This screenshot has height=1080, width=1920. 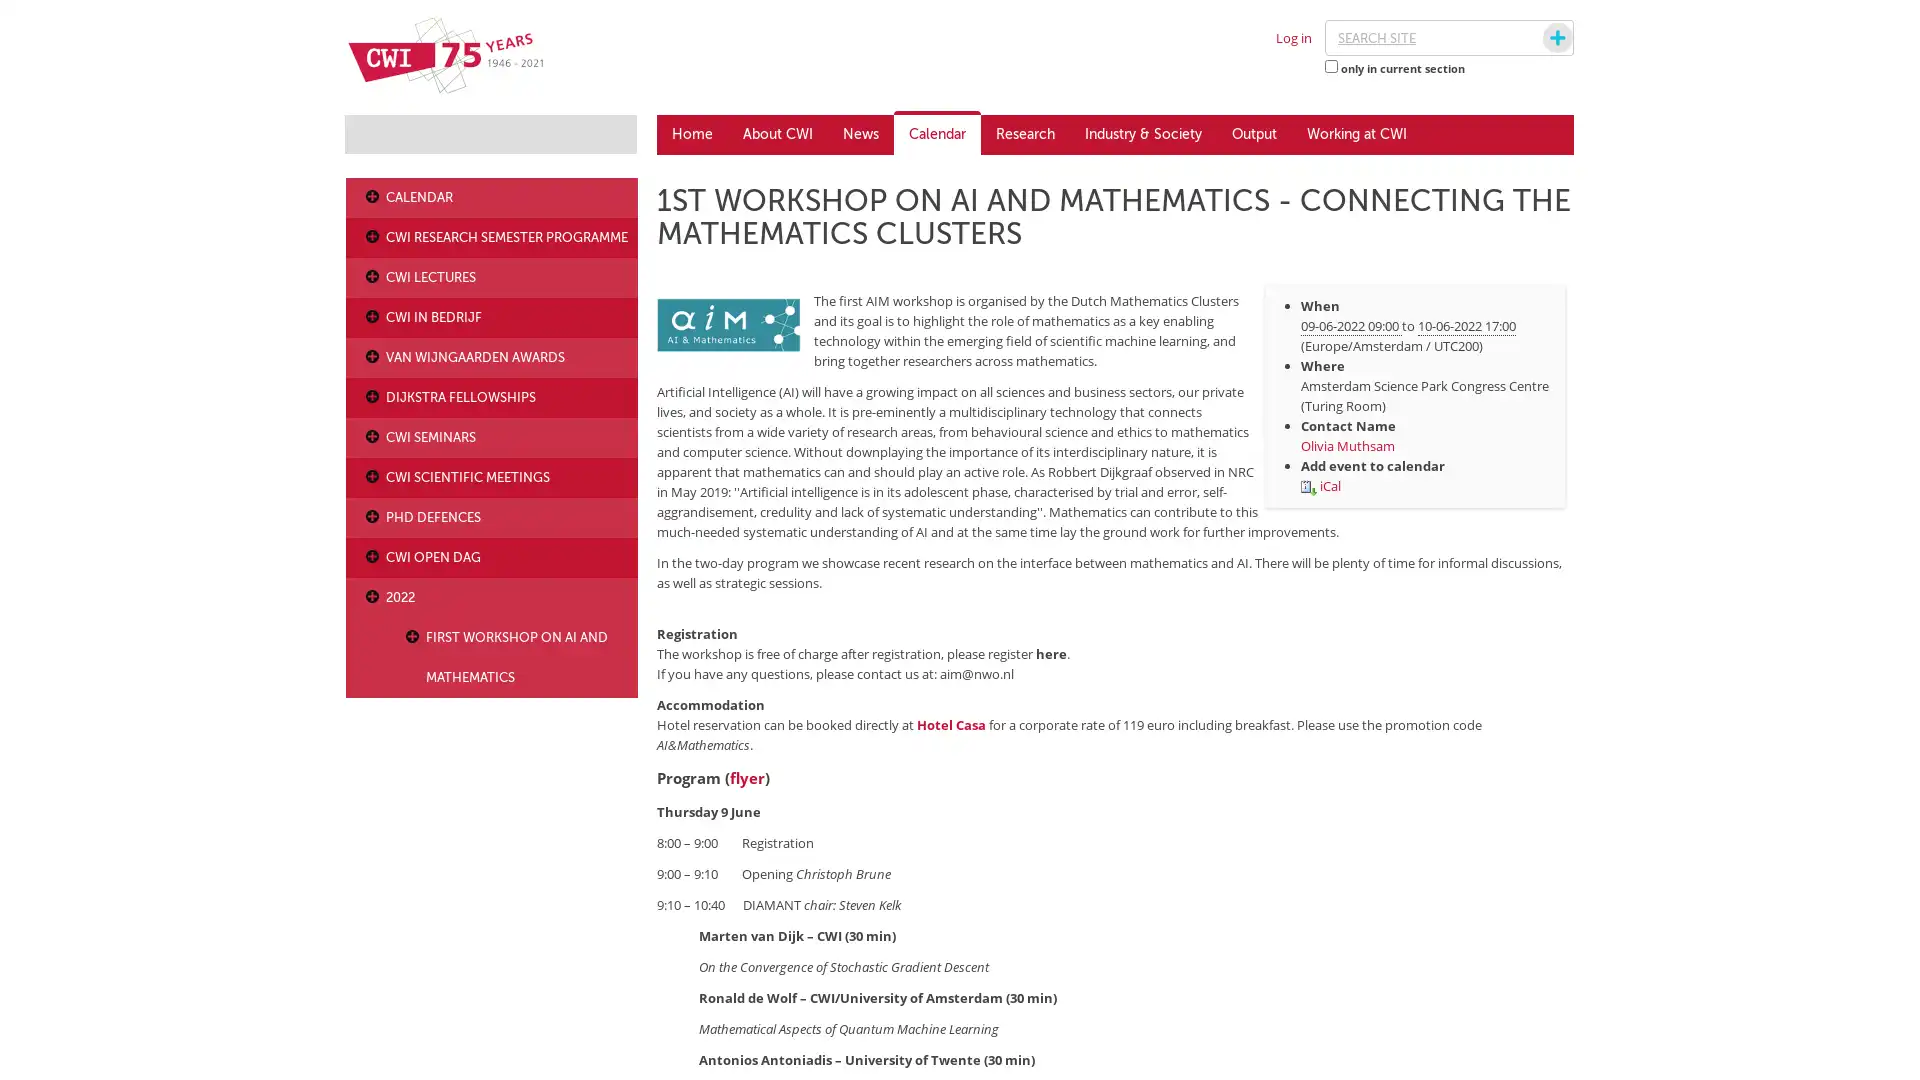 What do you see at coordinates (1538, 38) in the screenshot?
I see `Search` at bounding box center [1538, 38].